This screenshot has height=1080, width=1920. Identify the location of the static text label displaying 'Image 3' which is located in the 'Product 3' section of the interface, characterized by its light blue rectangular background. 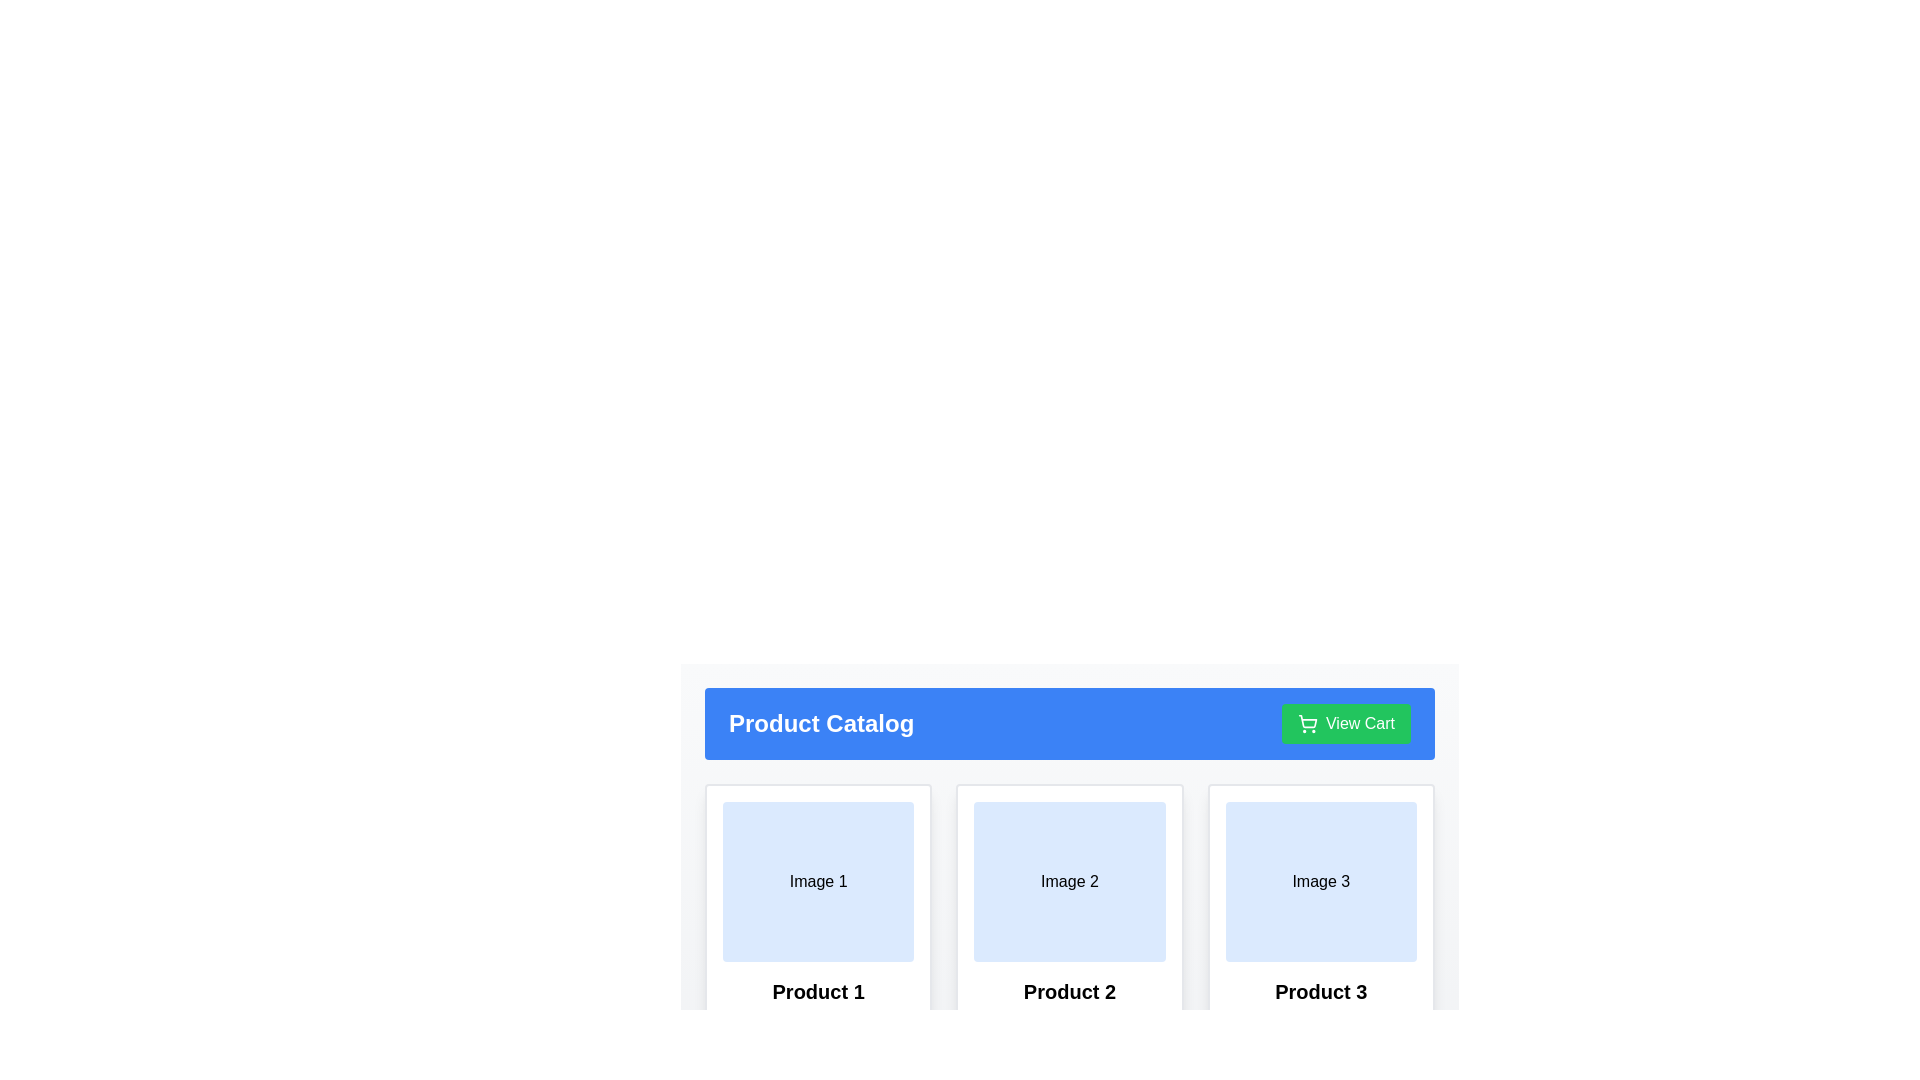
(1321, 881).